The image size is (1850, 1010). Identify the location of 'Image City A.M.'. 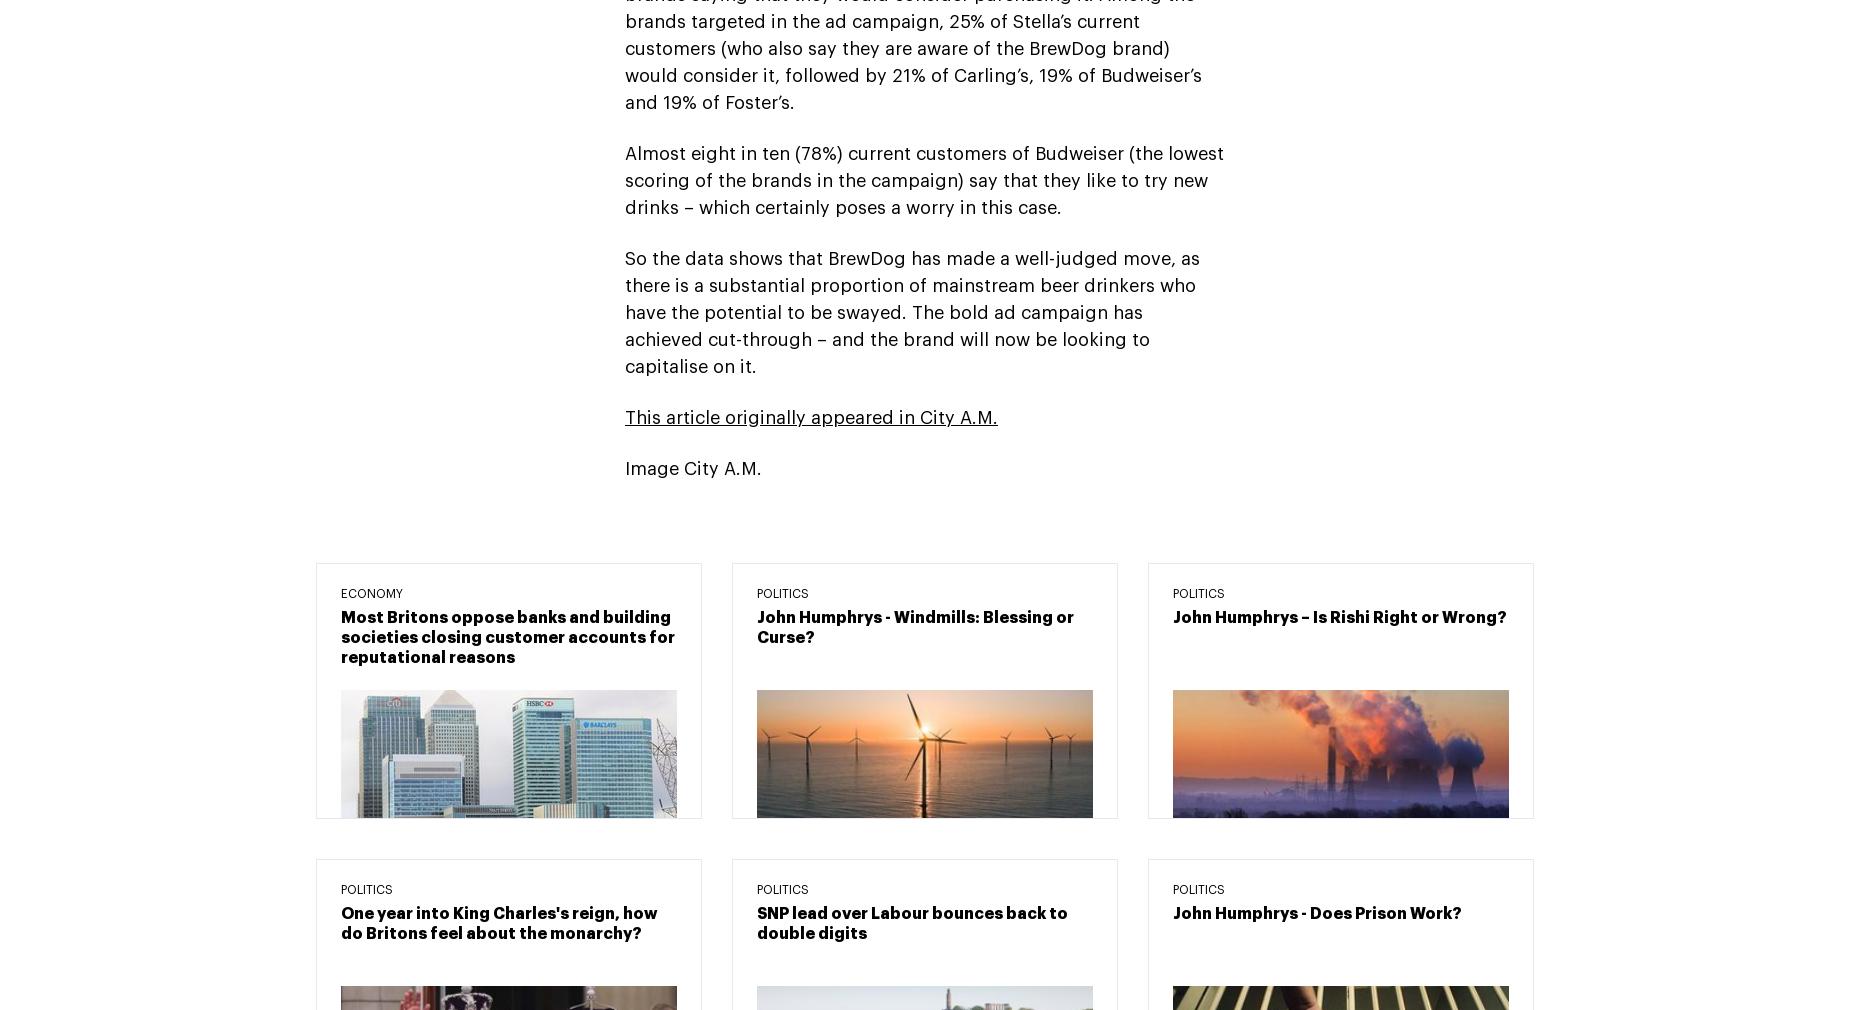
(693, 468).